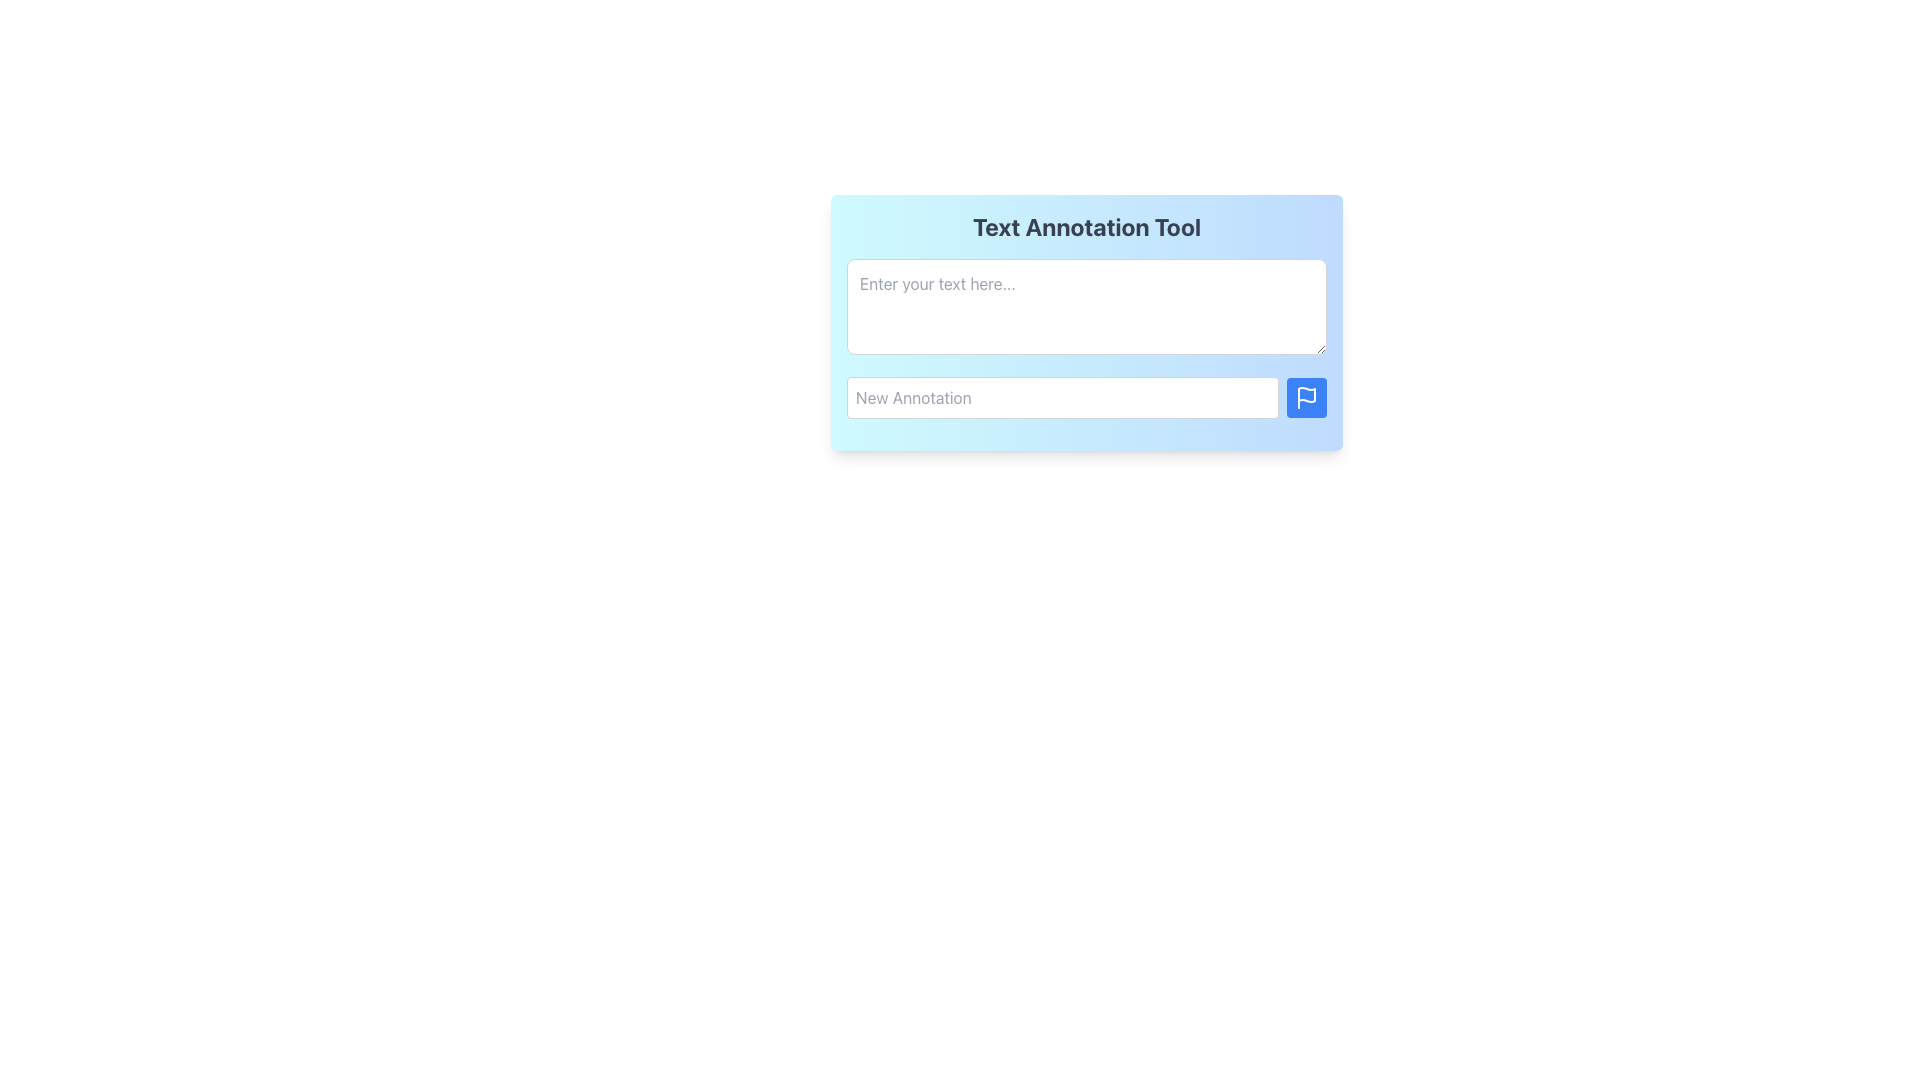 Image resolution: width=1920 pixels, height=1080 pixels. What do you see at coordinates (1306, 397) in the screenshot?
I see `the circular blue button with a flag icon` at bounding box center [1306, 397].